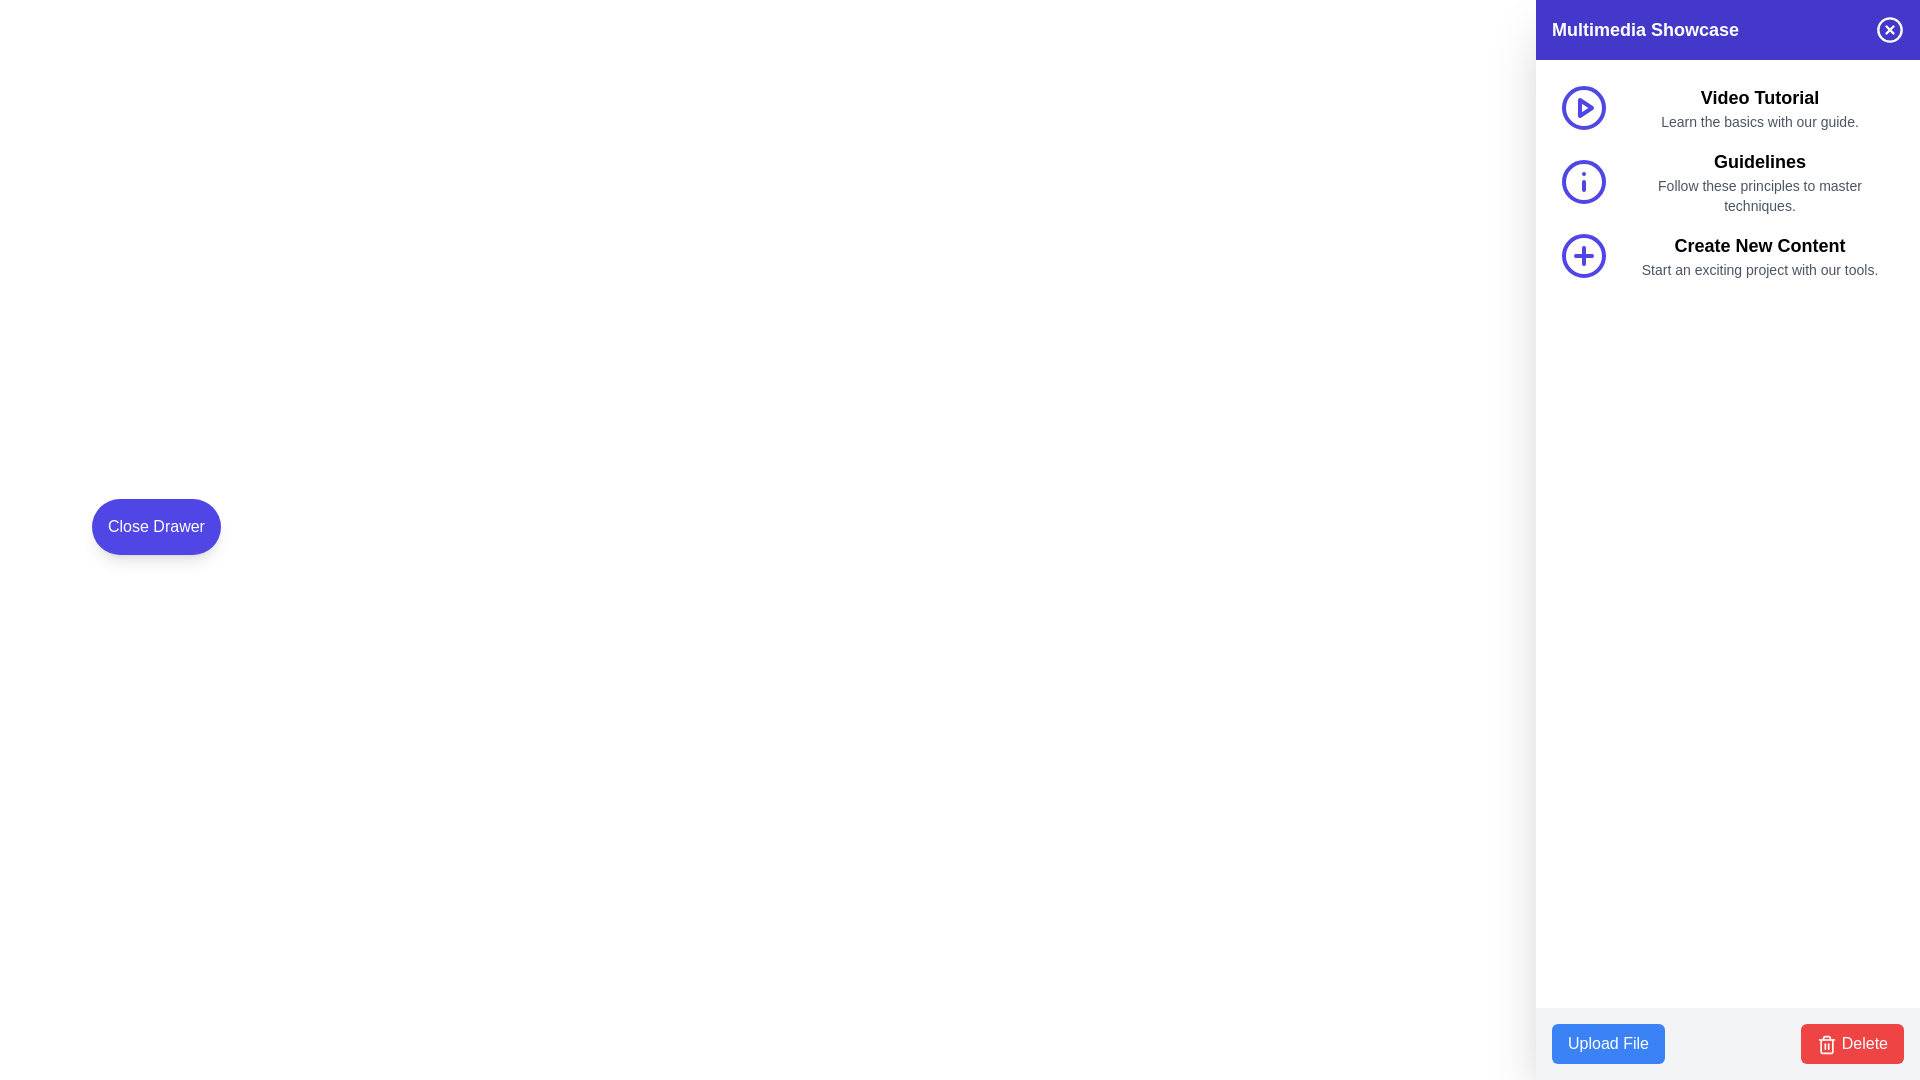  I want to click on the 'Create New Content' list item, which features an indigo circular icon with a plus sign and bold text, so click(1727, 254).